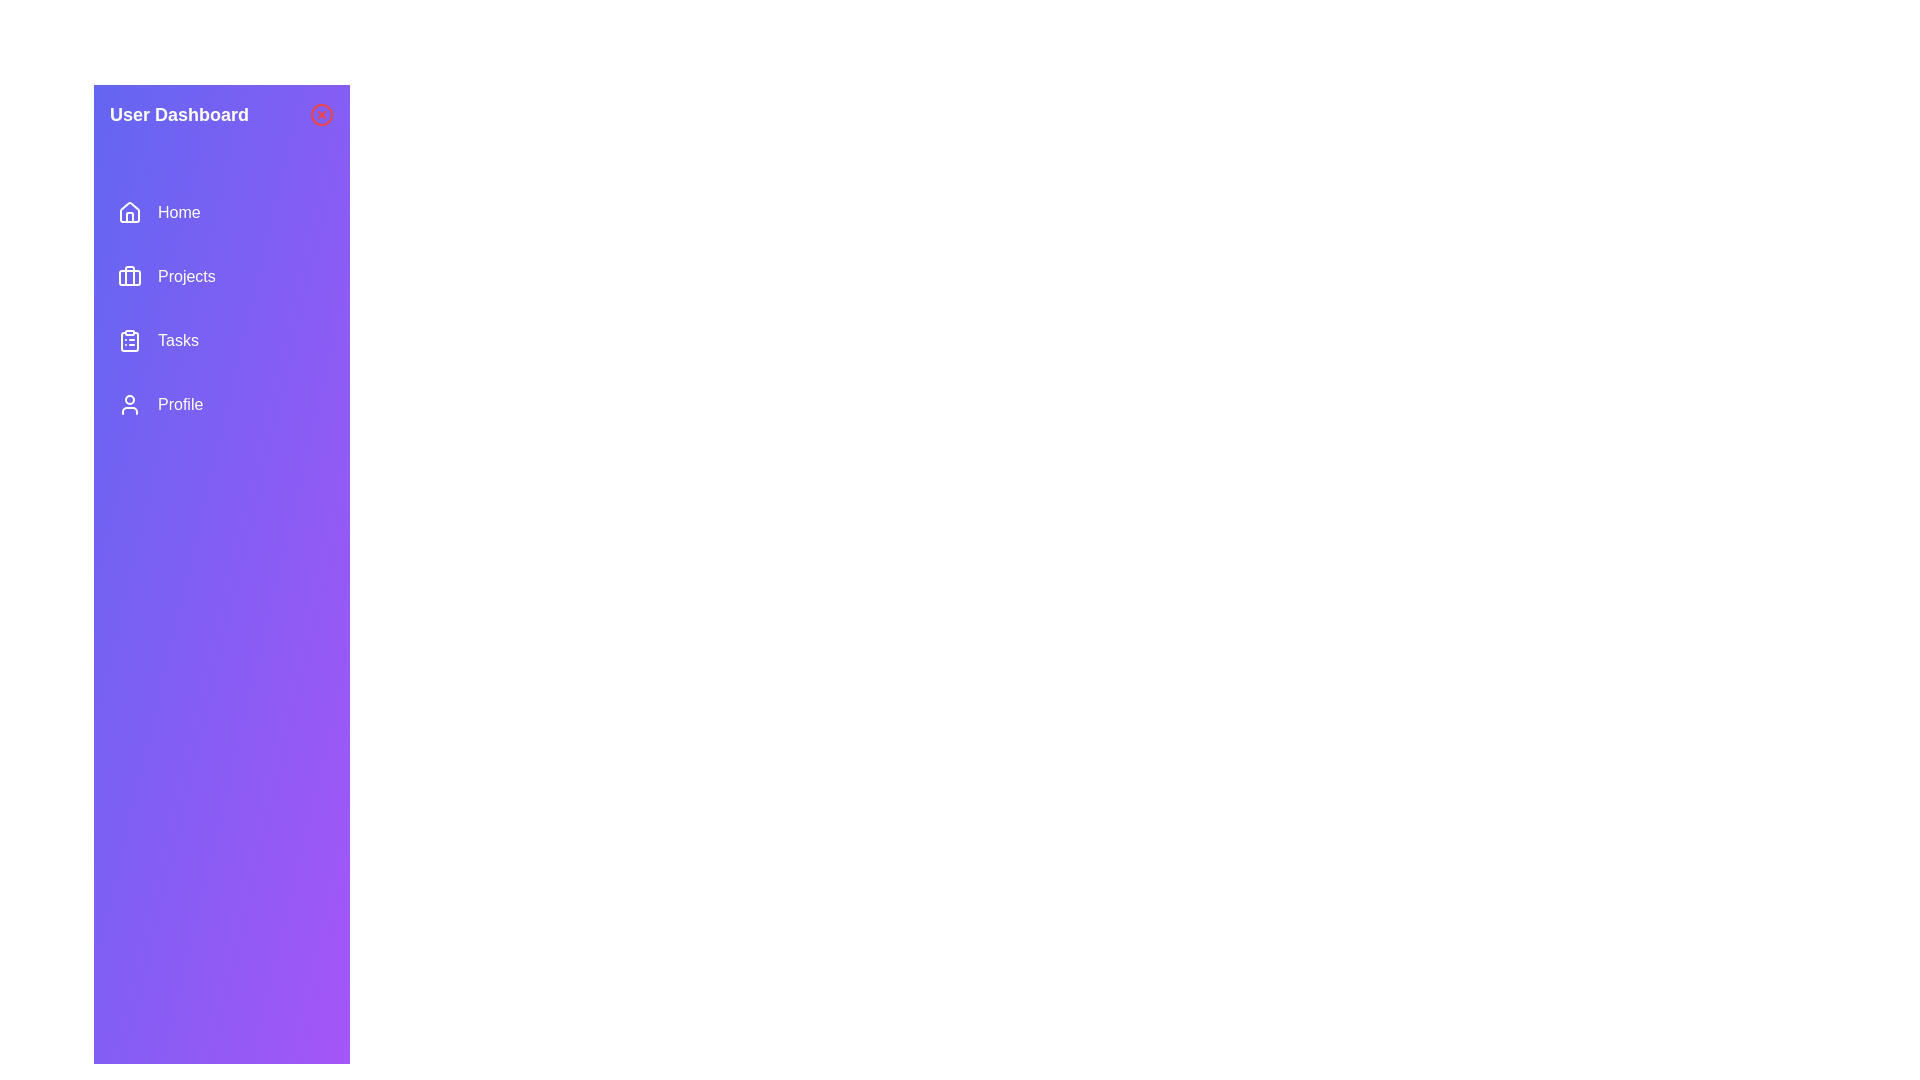 Image resolution: width=1920 pixels, height=1080 pixels. I want to click on the vertical rectangular line that forms part of the briefcase icon located in the second row of the sidebar menu, adjacent to the 'Projects' label, so click(128, 276).